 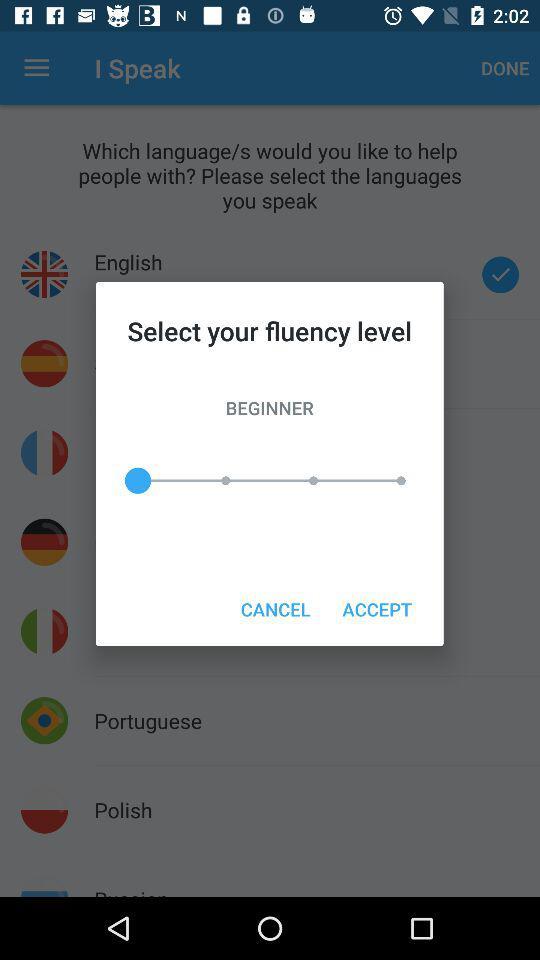 What do you see at coordinates (377, 608) in the screenshot?
I see `item on the right` at bounding box center [377, 608].